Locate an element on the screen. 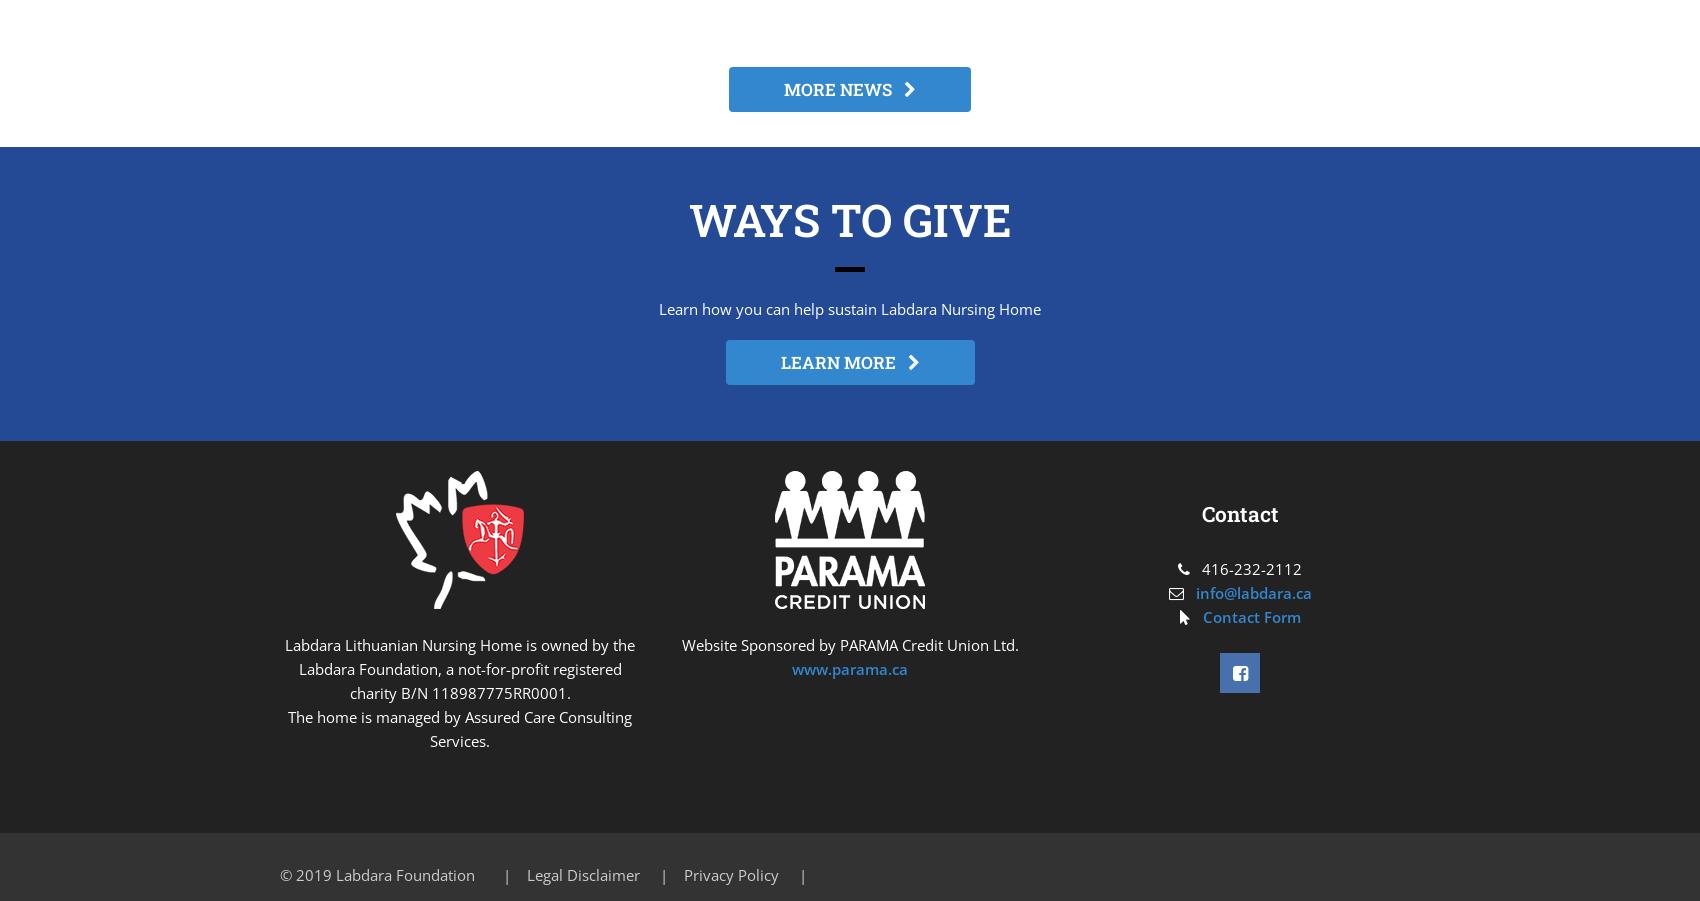 The height and width of the screenshot is (901, 1700). 'LEARN MORE' is located at coordinates (842, 361).